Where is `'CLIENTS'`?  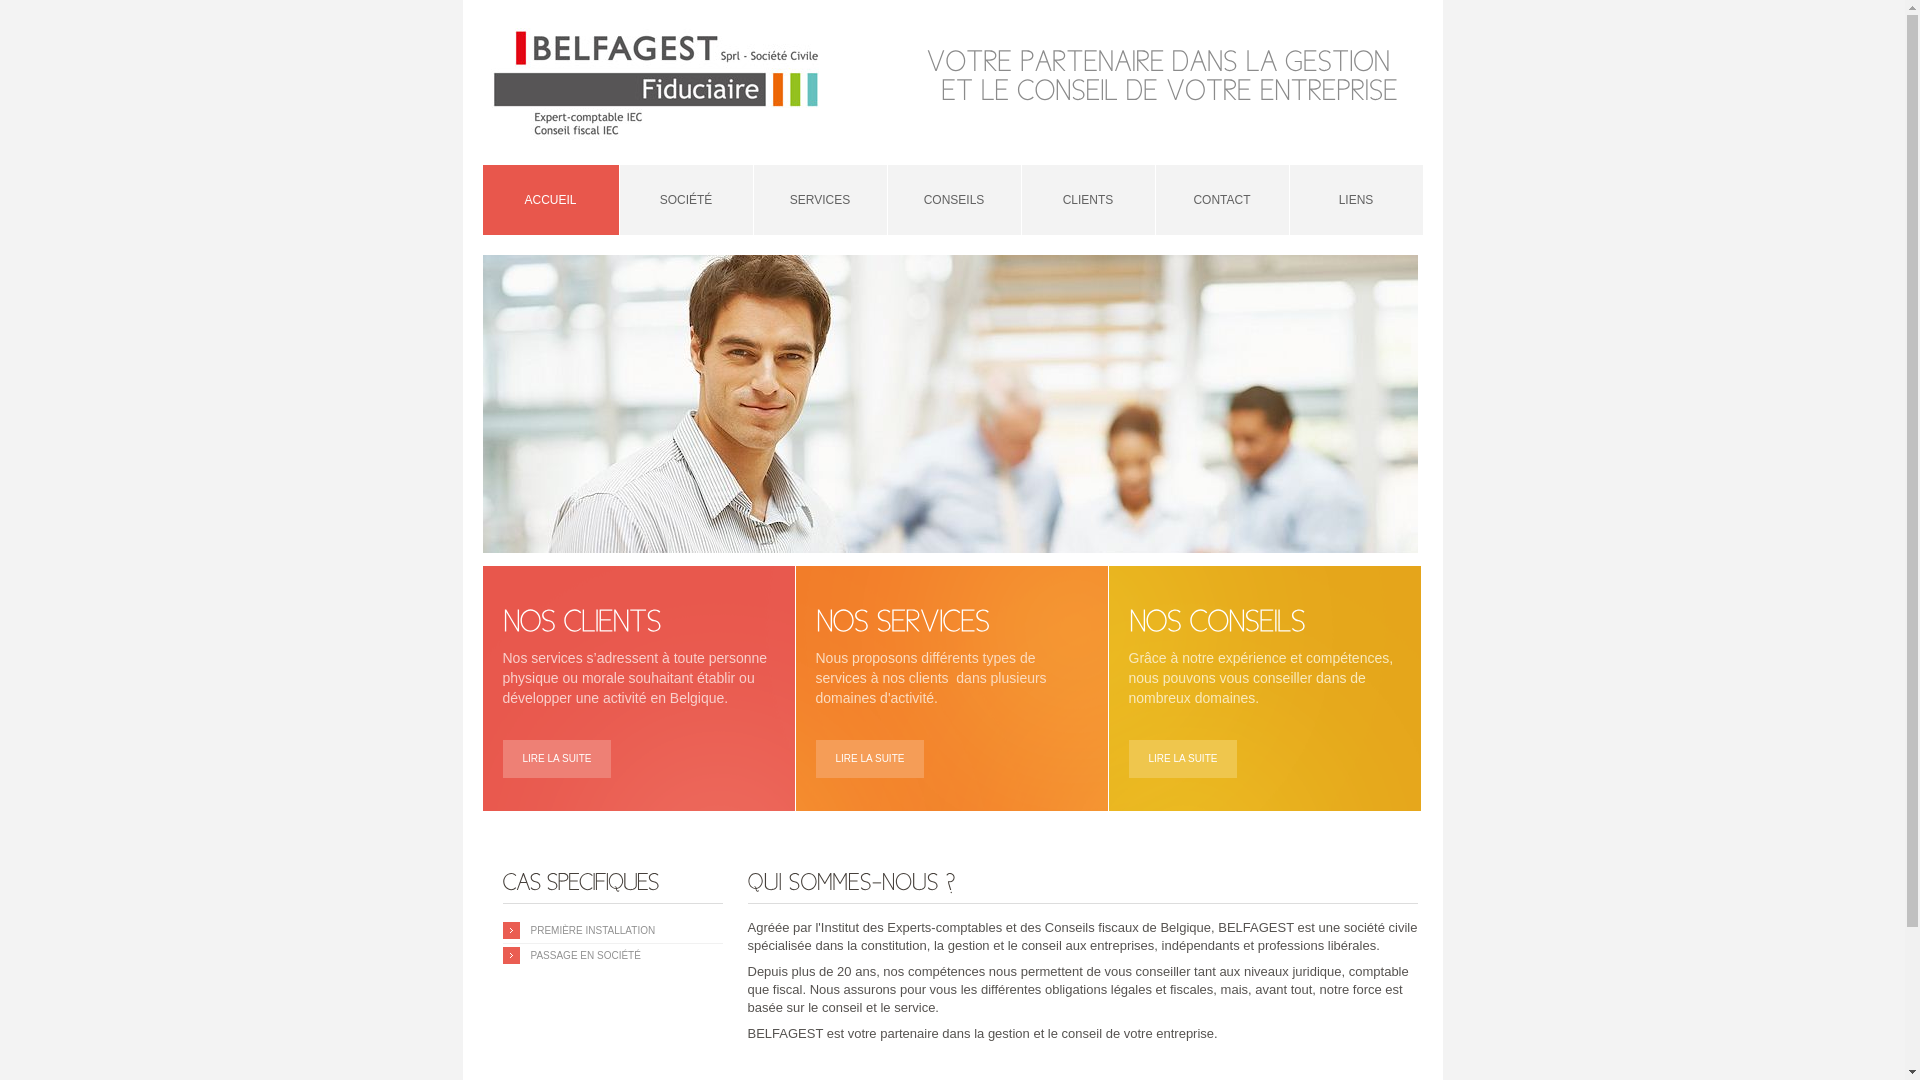 'CLIENTS' is located at coordinates (1022, 200).